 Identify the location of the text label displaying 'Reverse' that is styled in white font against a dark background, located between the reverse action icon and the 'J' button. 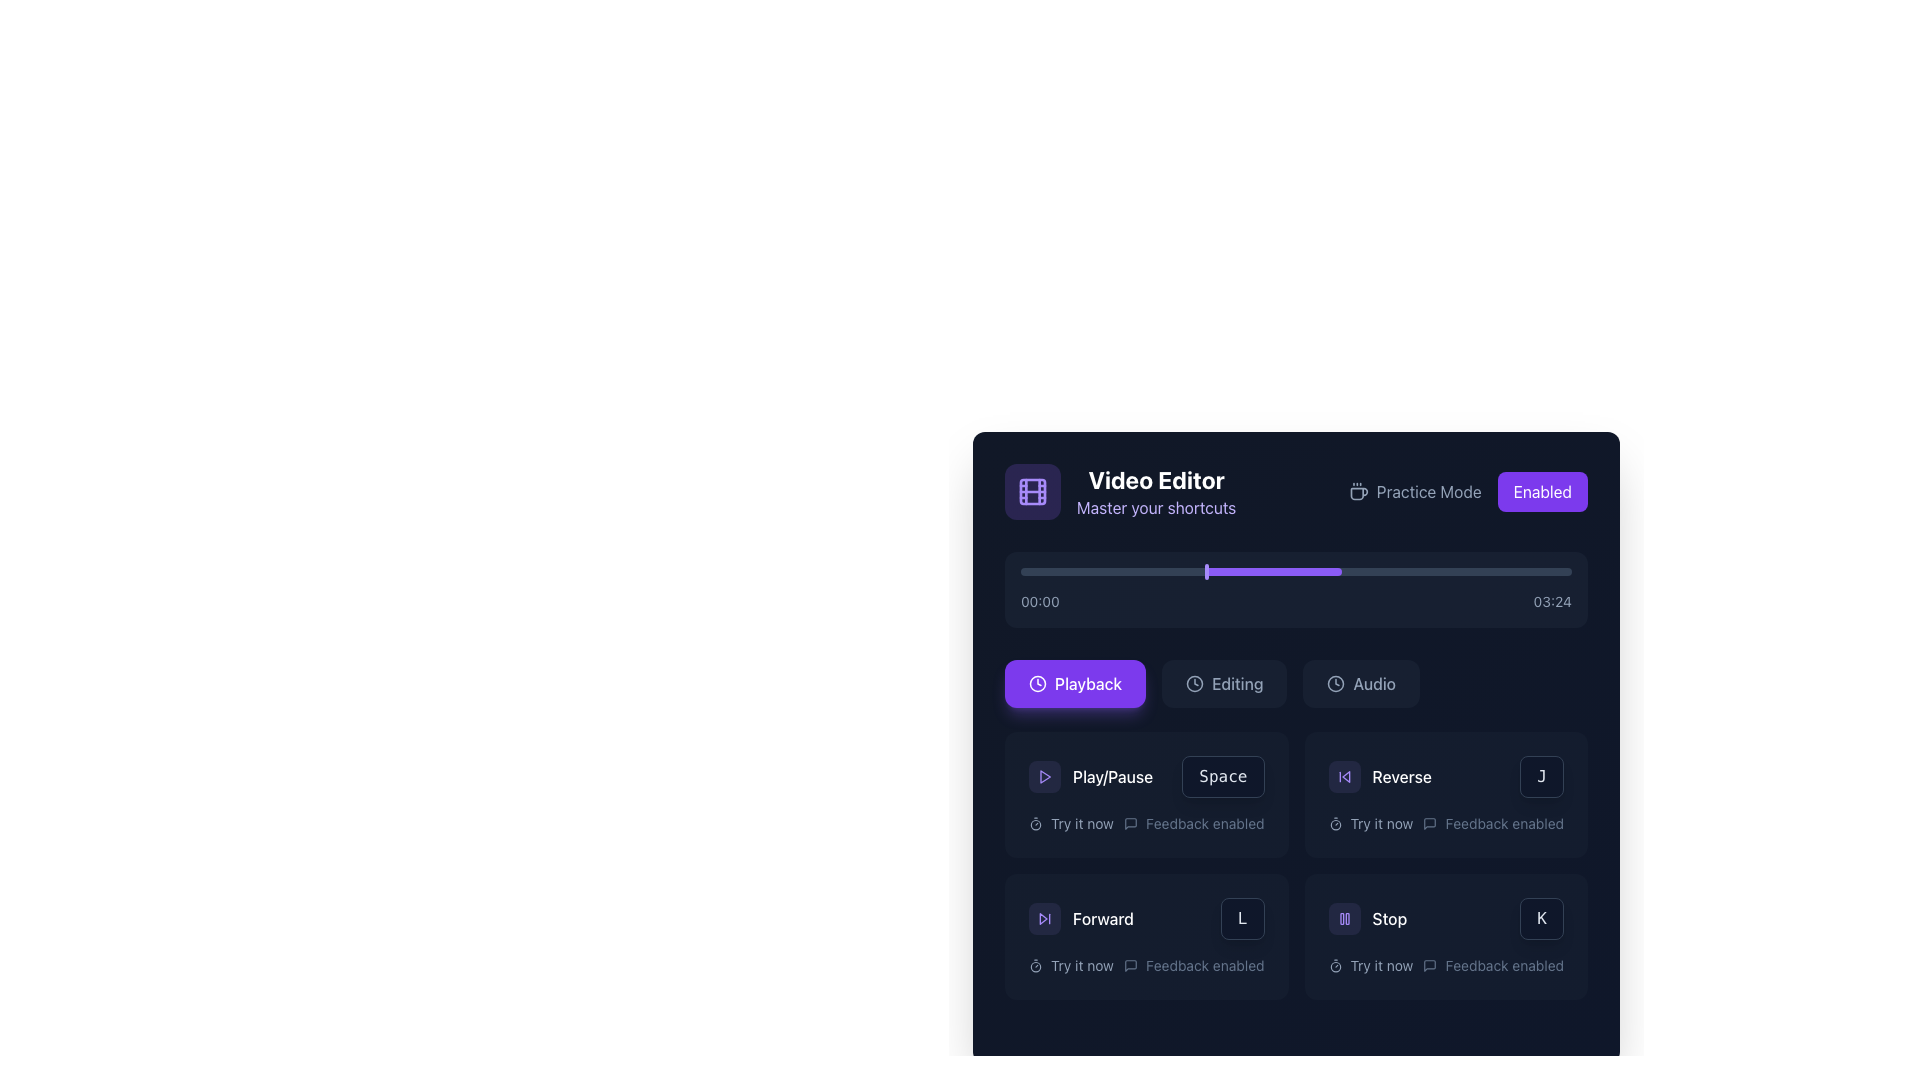
(1401, 775).